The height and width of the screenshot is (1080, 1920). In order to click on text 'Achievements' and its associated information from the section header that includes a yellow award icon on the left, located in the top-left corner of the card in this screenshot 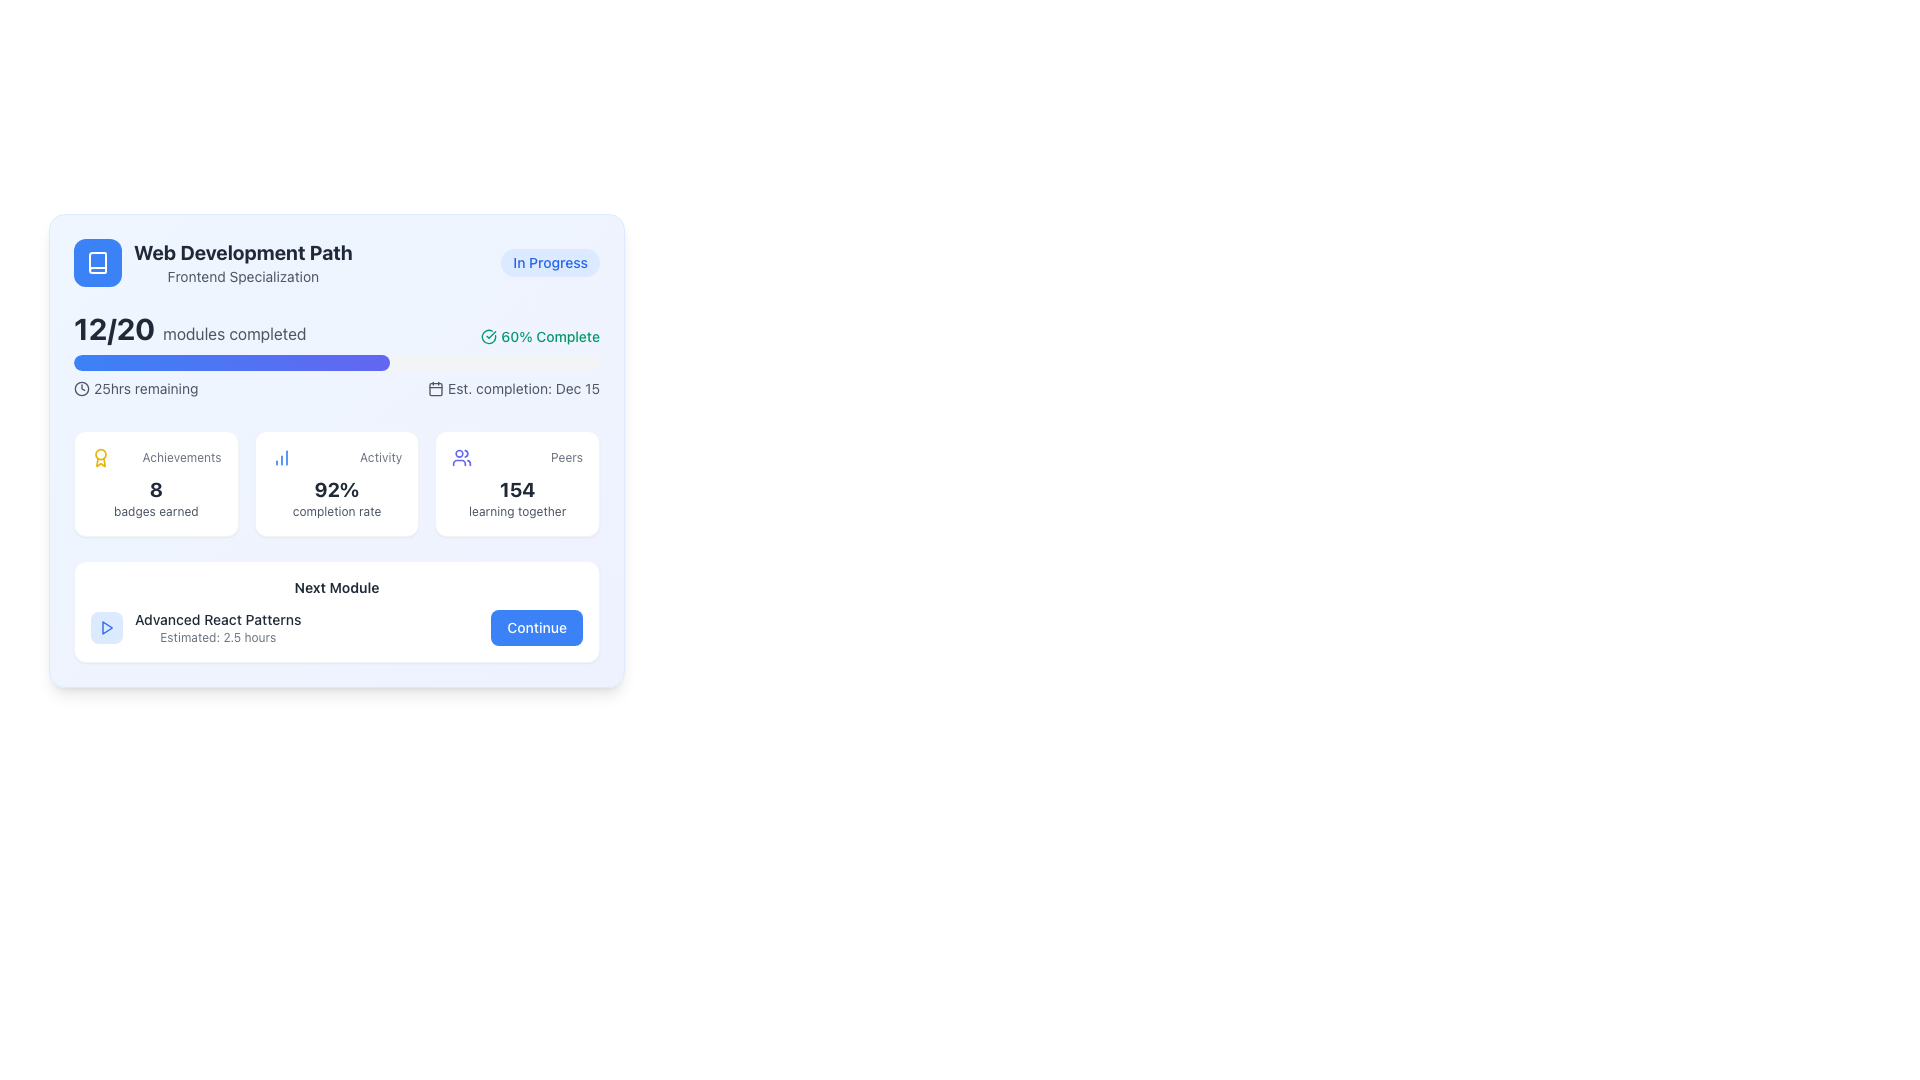, I will do `click(155, 458)`.